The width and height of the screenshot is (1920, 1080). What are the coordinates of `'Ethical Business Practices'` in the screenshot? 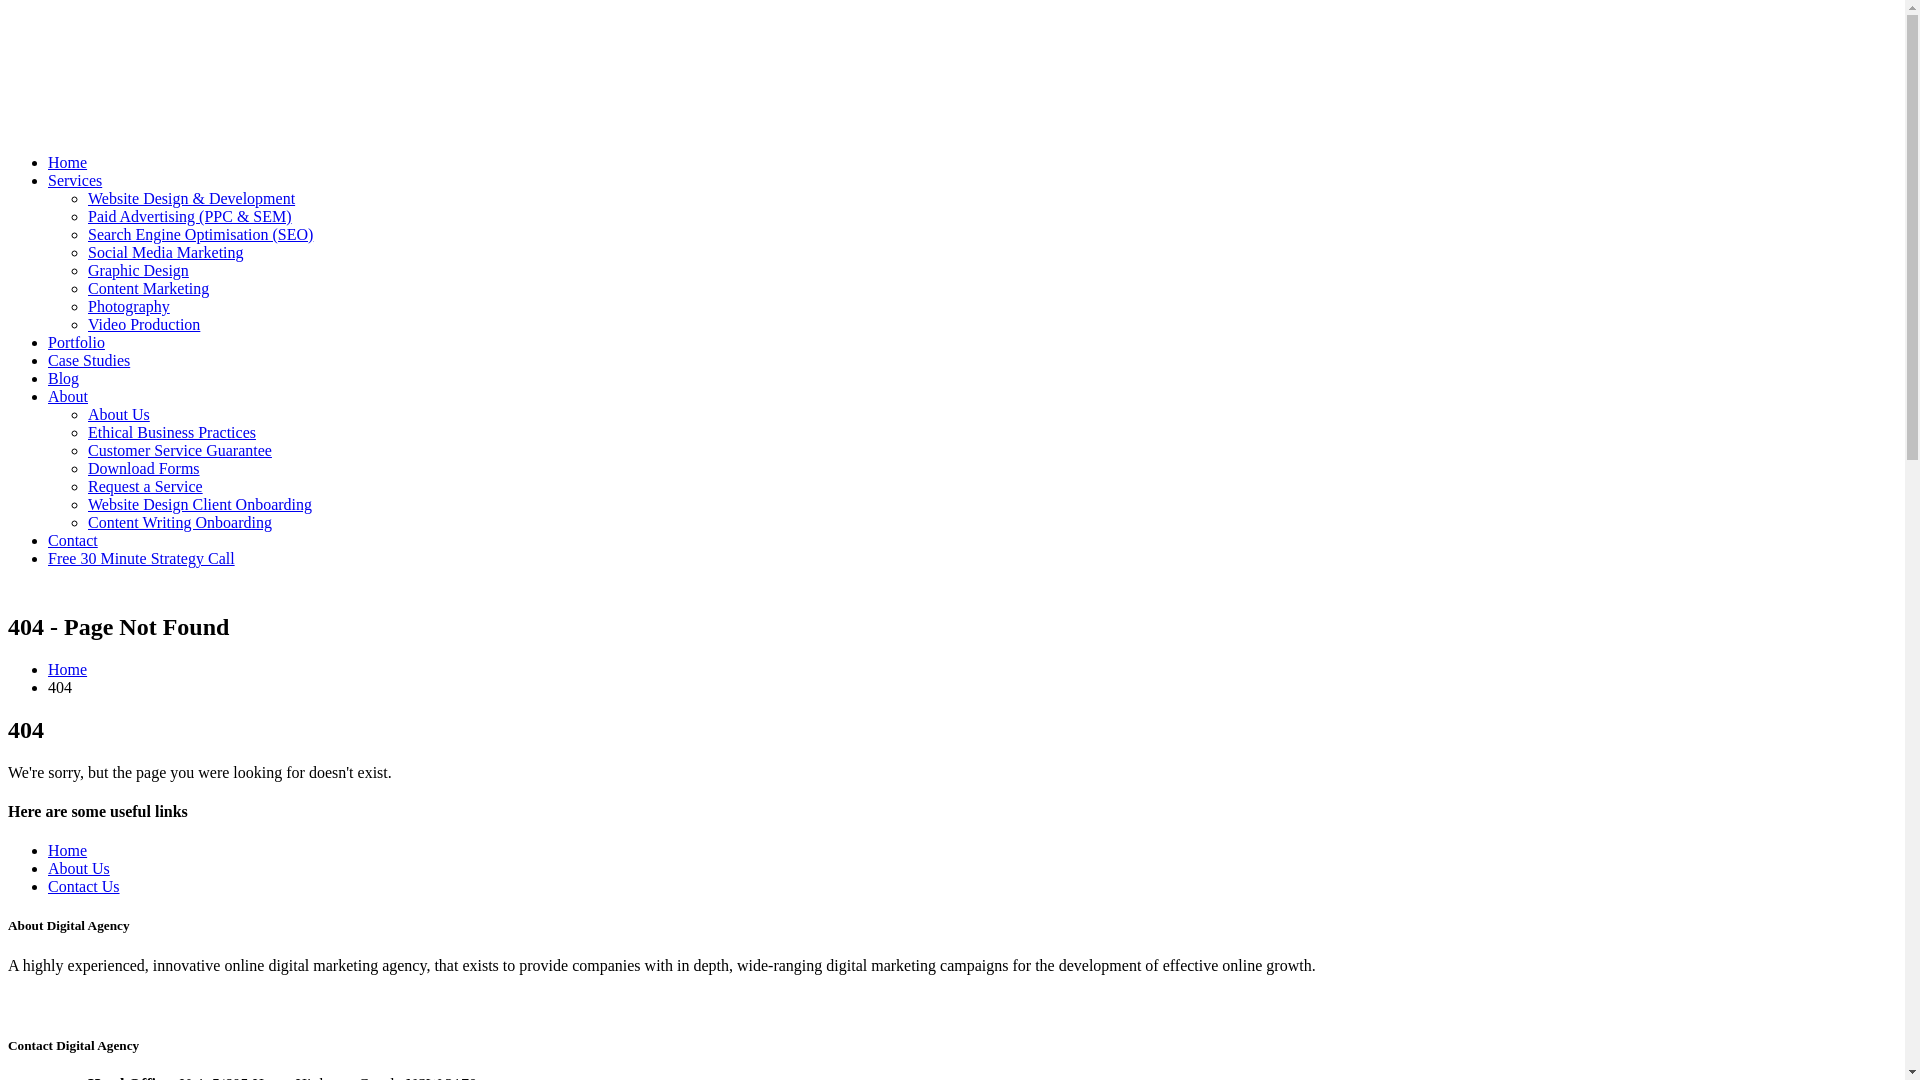 It's located at (172, 431).